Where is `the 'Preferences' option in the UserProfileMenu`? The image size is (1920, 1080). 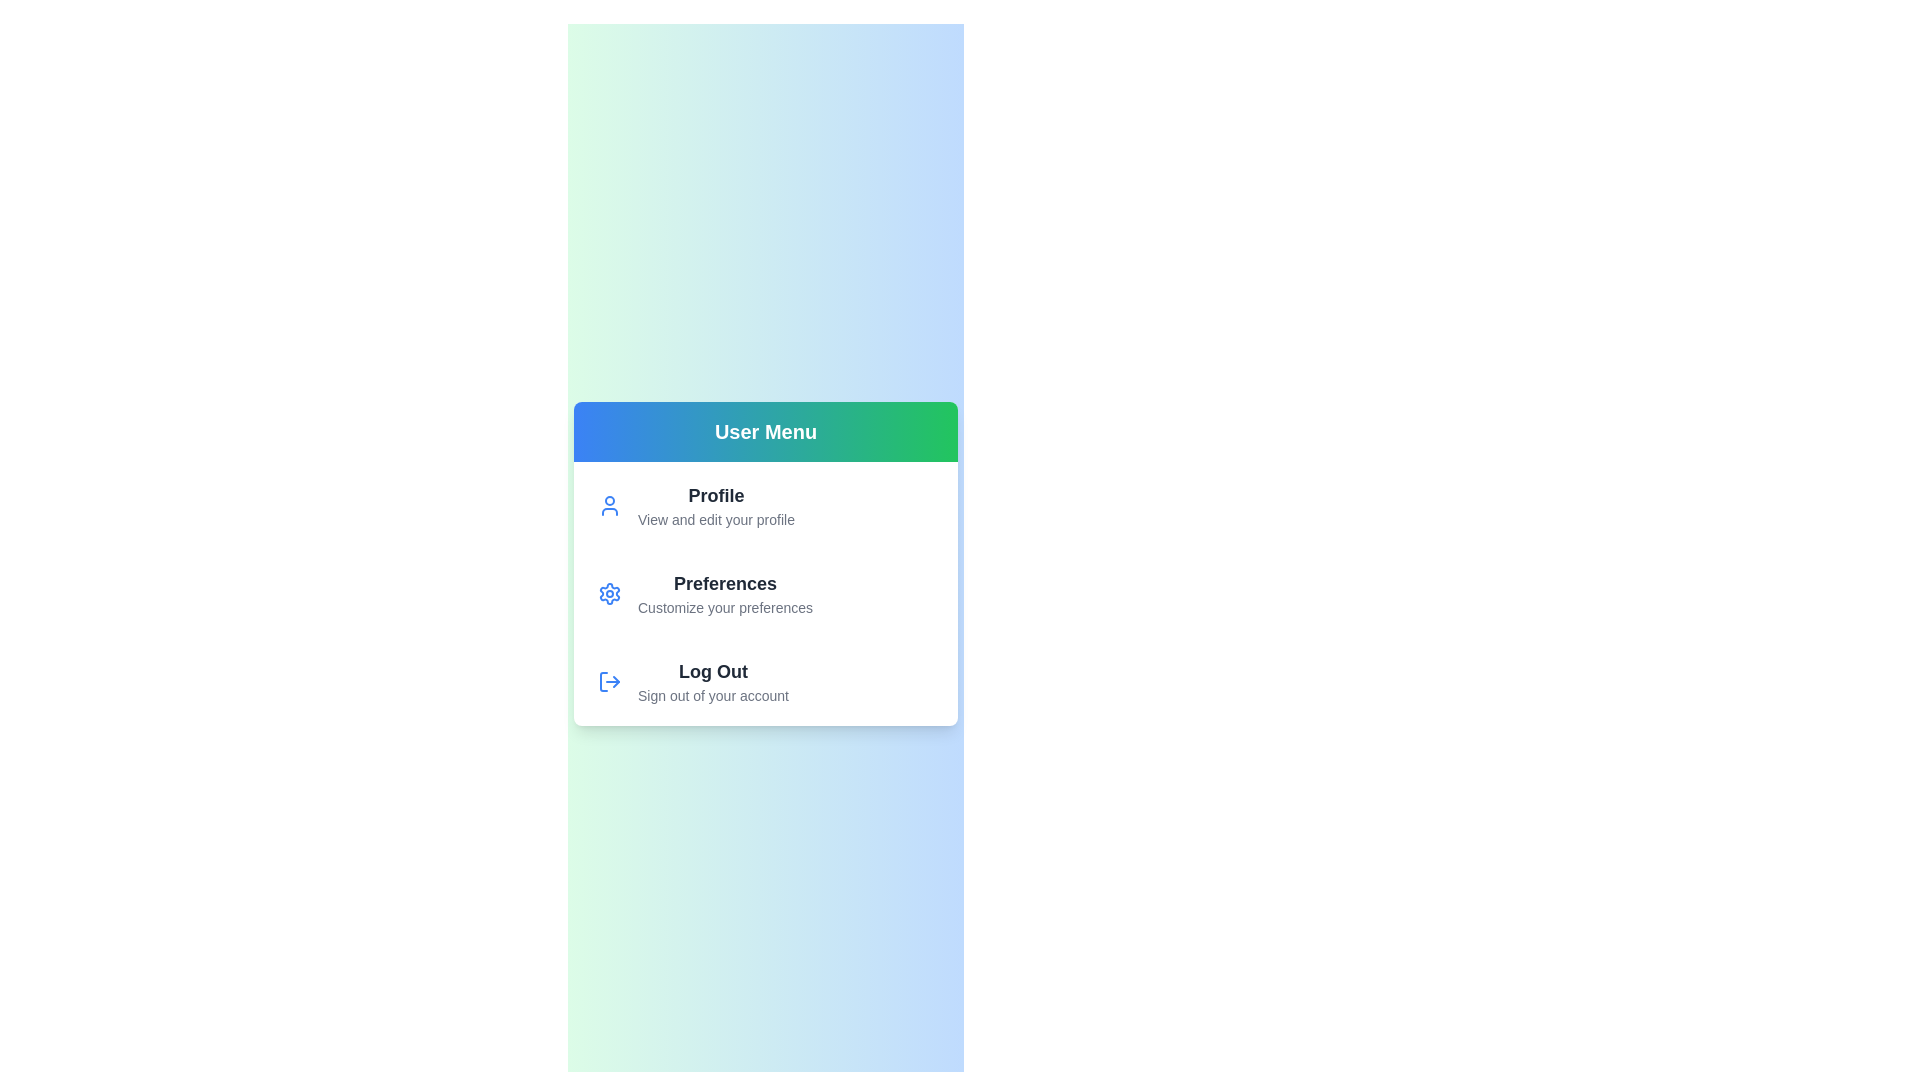
the 'Preferences' option in the UserProfileMenu is located at coordinates (765, 593).